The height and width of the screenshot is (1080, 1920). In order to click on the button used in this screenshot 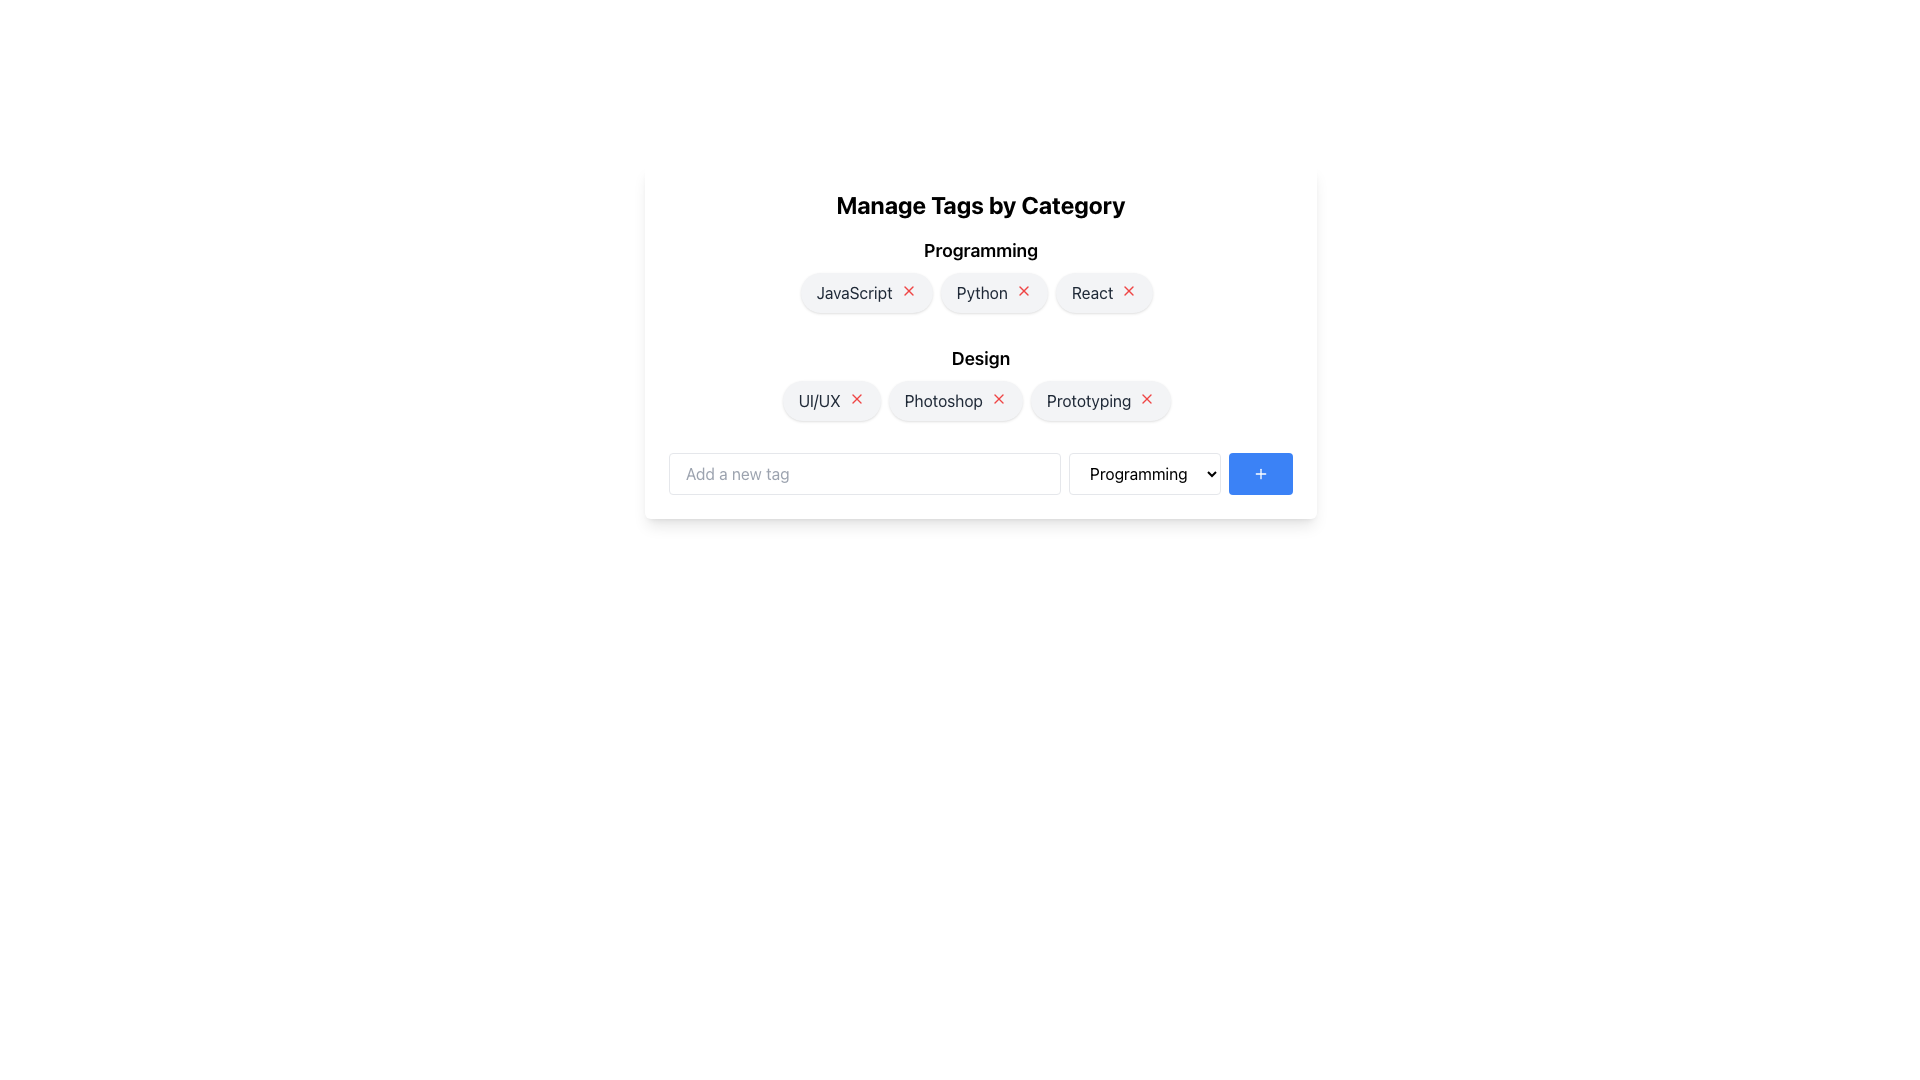, I will do `click(1260, 474)`.